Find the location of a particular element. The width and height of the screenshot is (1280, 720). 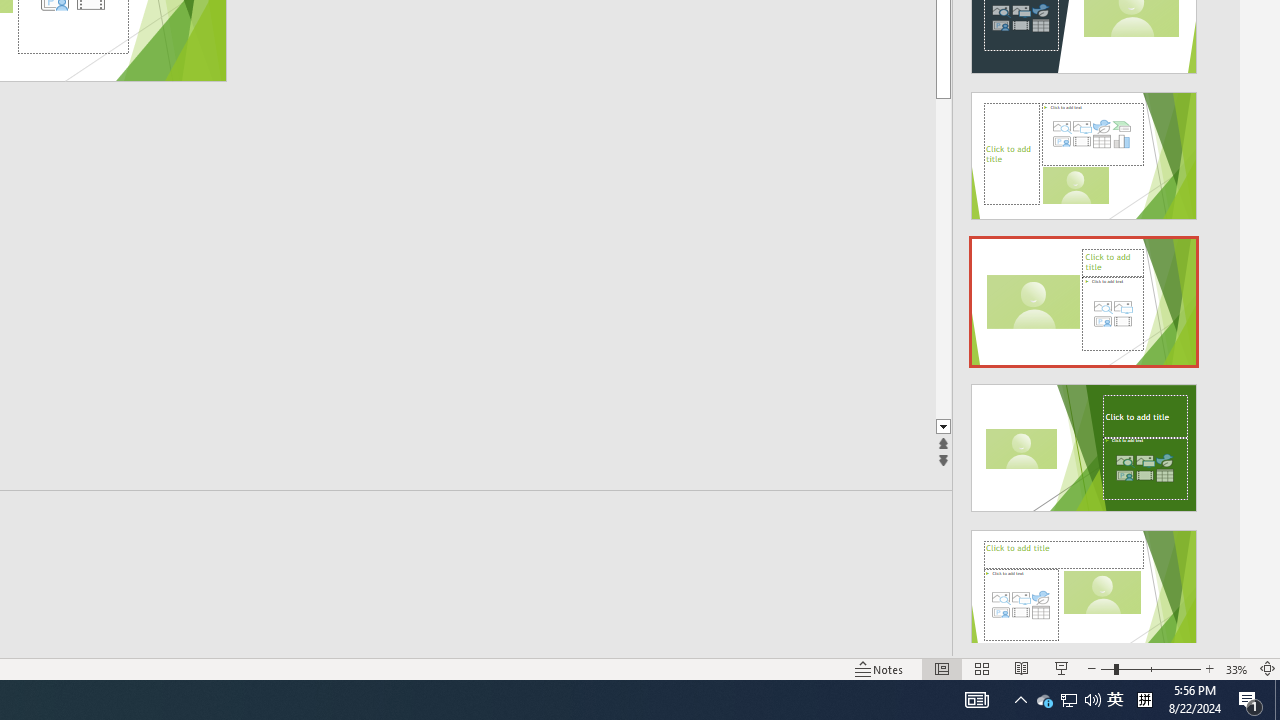

'Slide Sorter' is located at coordinates (982, 669).